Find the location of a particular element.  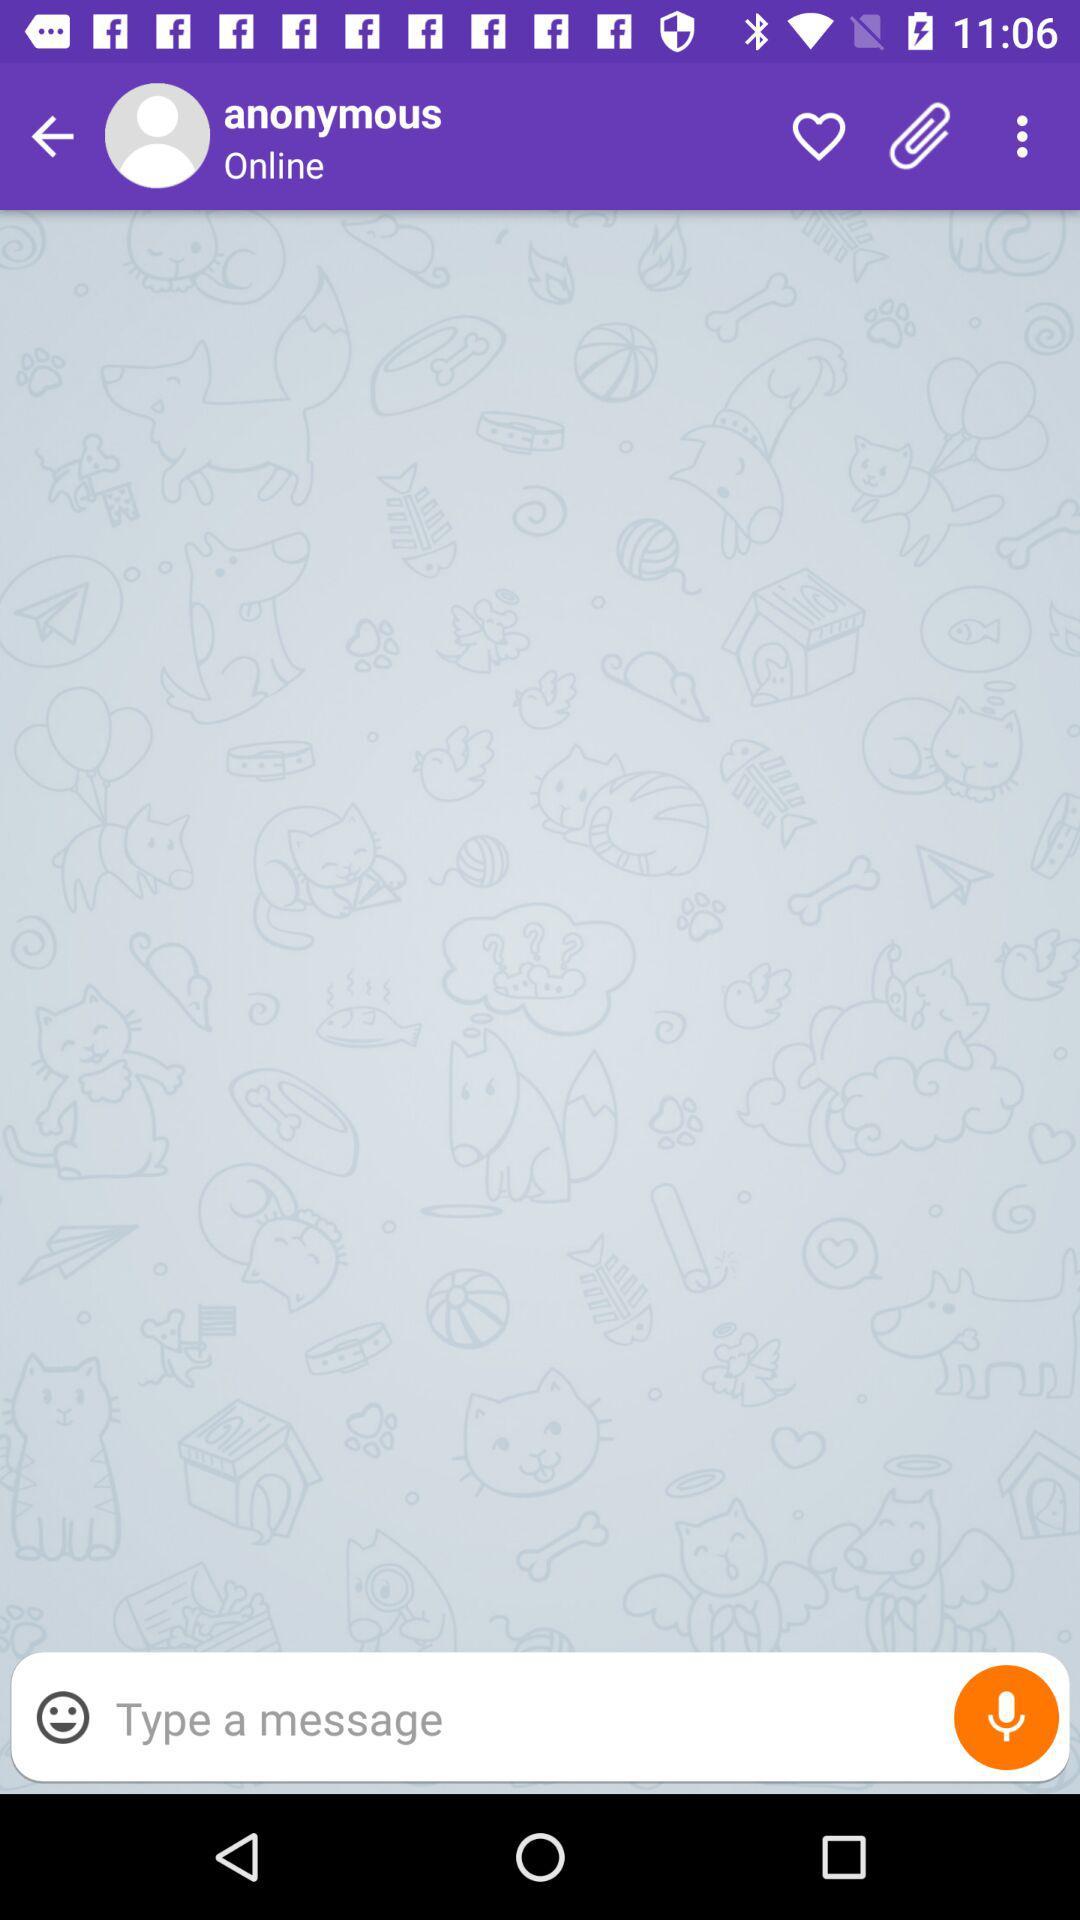

the icon next to the anonymous is located at coordinates (818, 135).